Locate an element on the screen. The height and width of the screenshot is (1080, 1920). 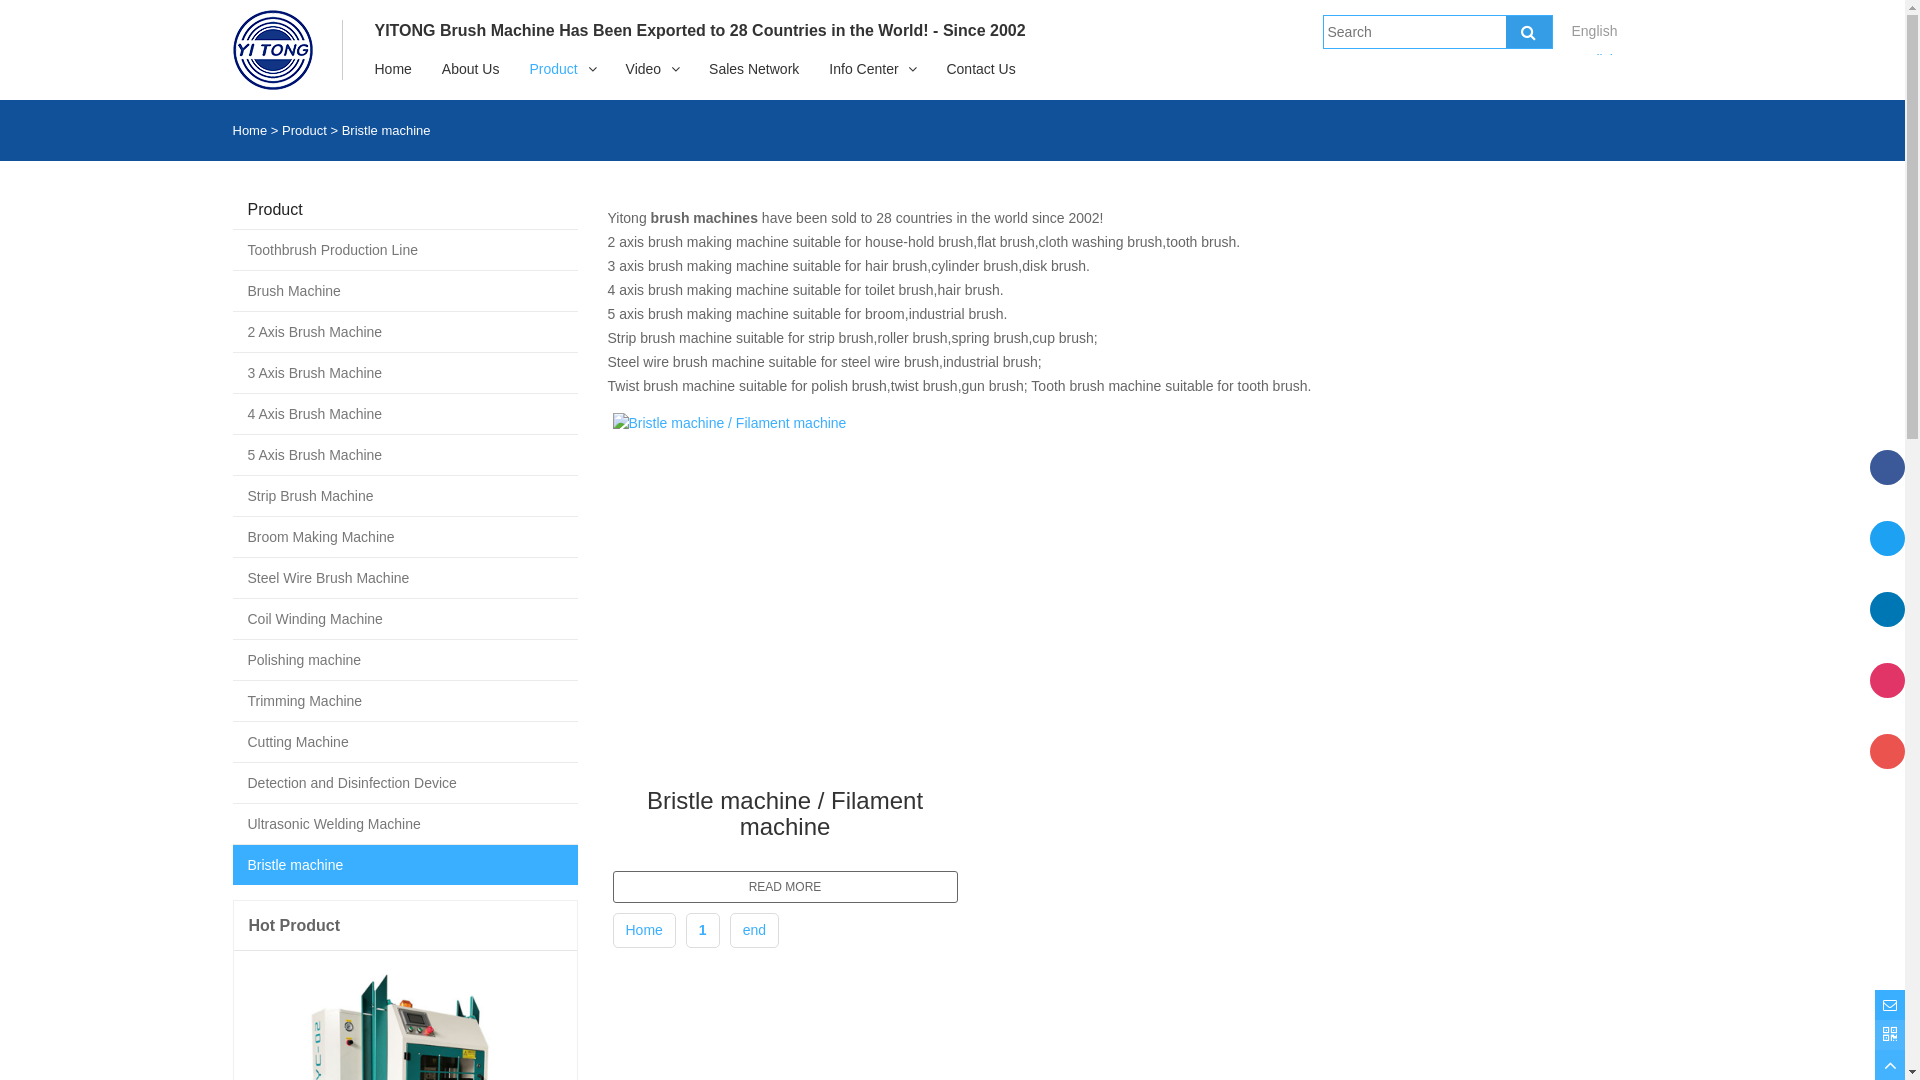
'Strip Brush Machine' is located at coordinates (231, 495).